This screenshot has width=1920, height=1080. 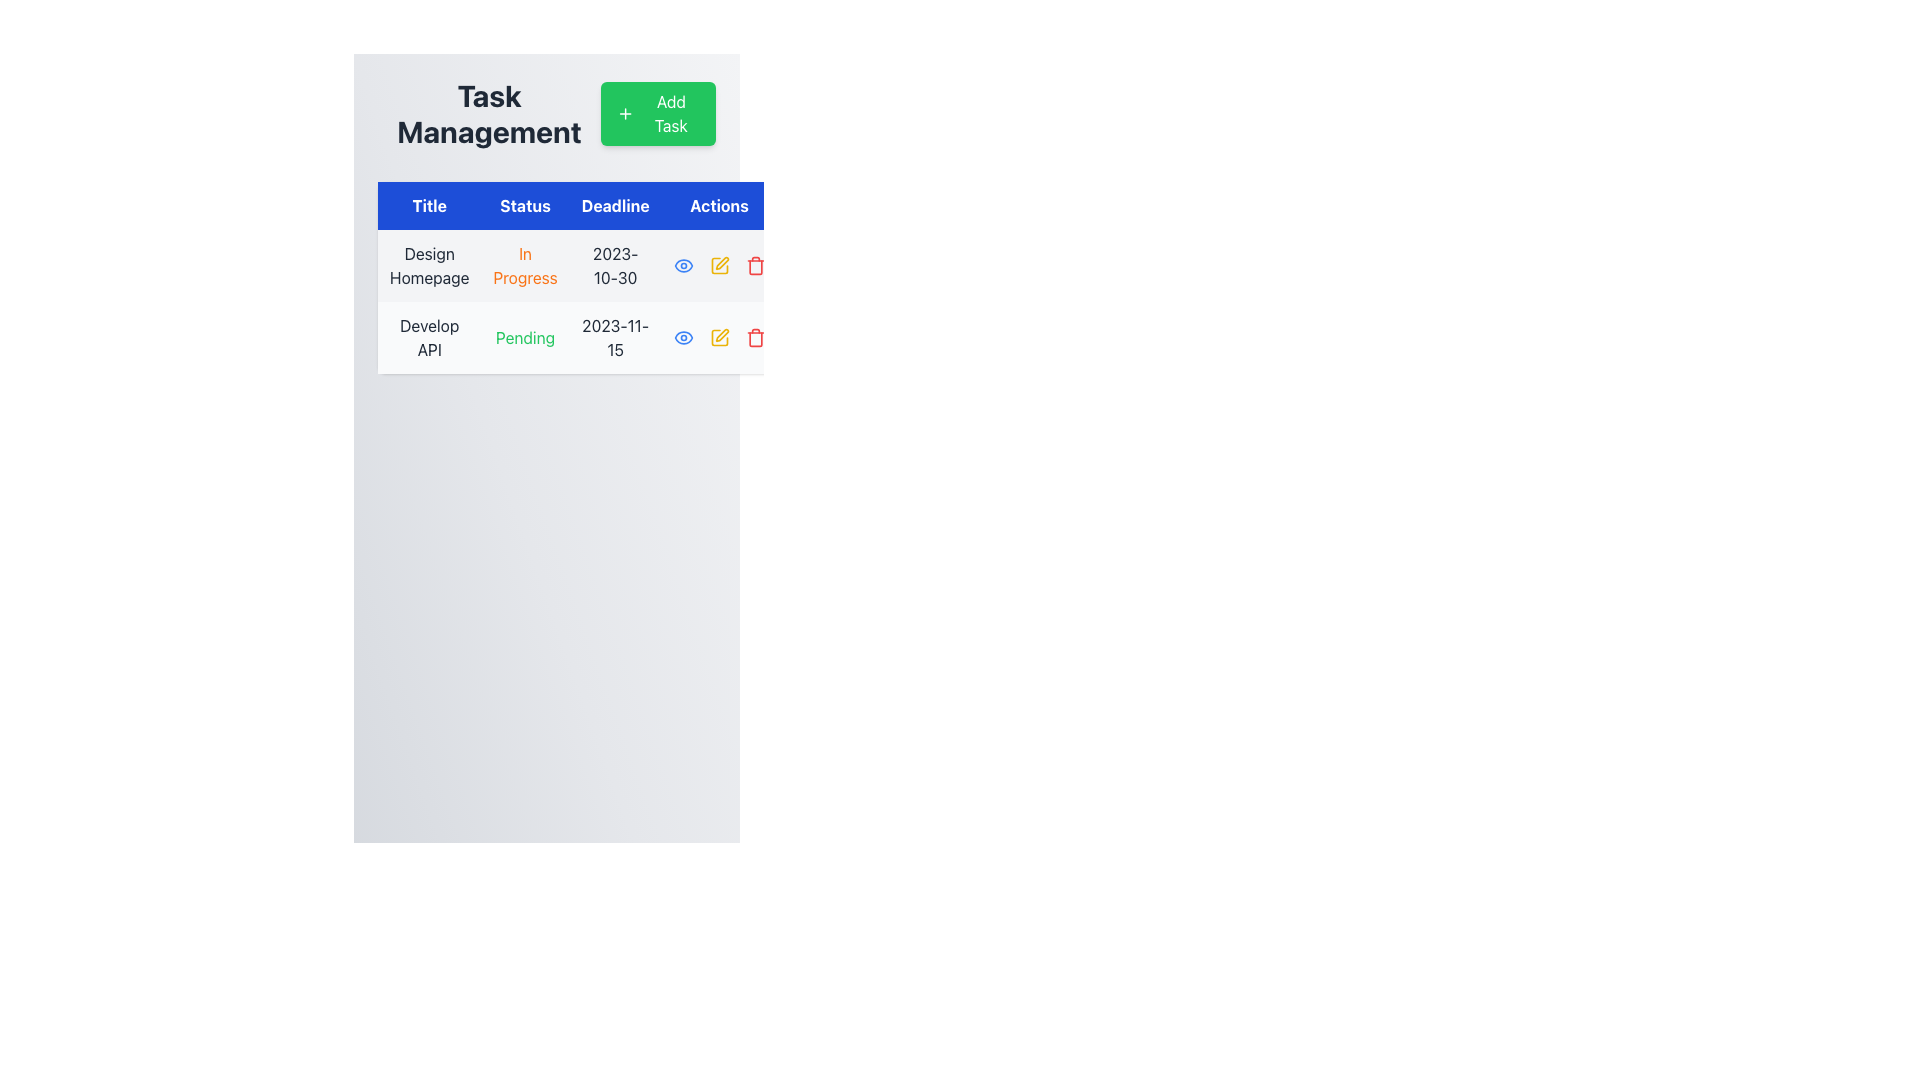 What do you see at coordinates (683, 265) in the screenshot?
I see `the eye icon located in the 'Actions' column of the task management table, adjacent to the 'Develop API' task row` at bounding box center [683, 265].